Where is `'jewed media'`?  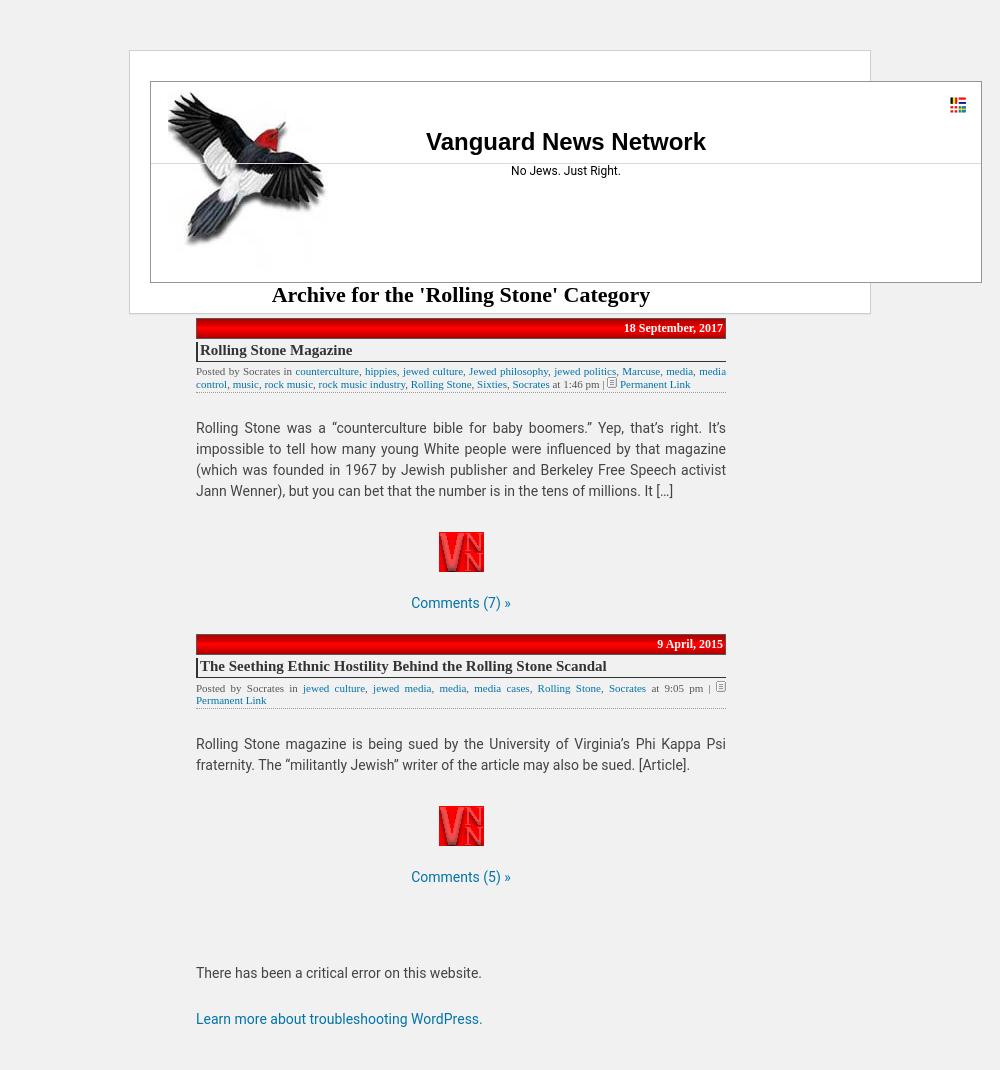
'jewed media' is located at coordinates (402, 688).